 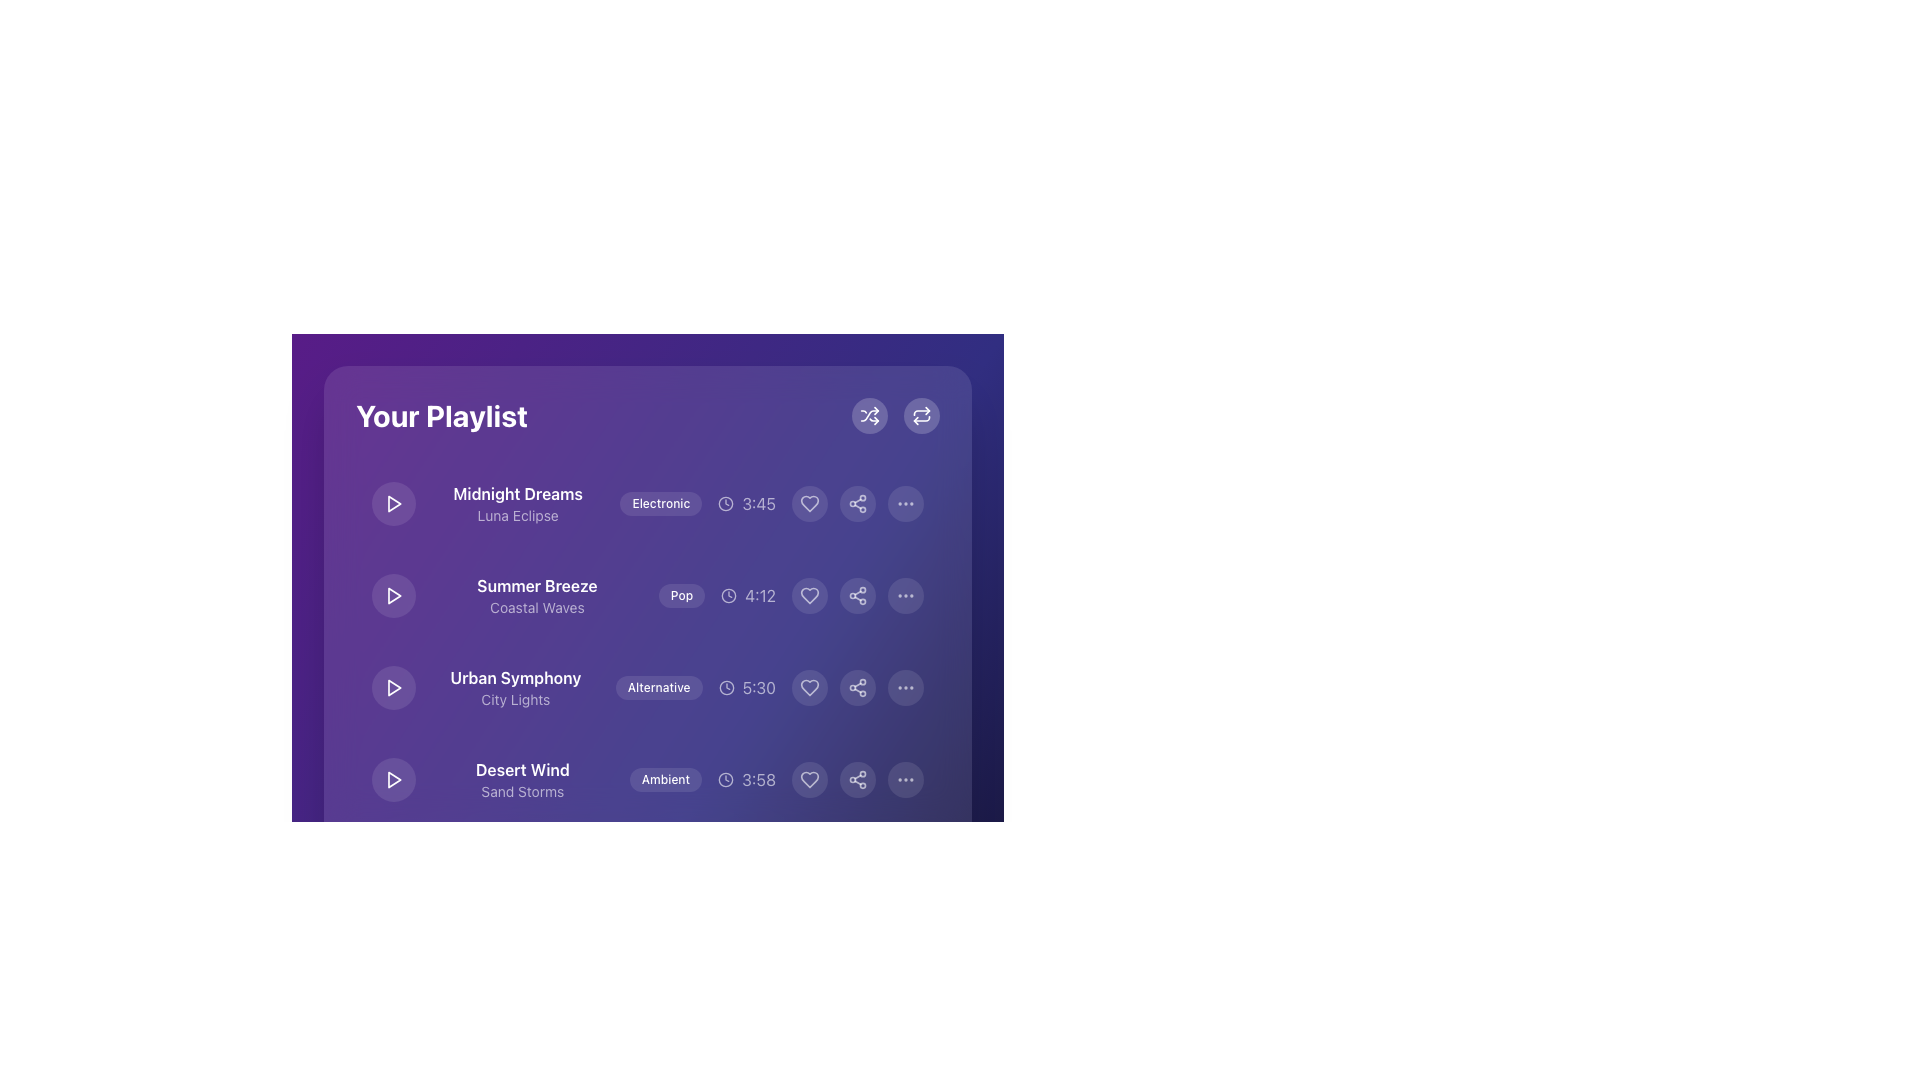 What do you see at coordinates (746, 686) in the screenshot?
I see `the text element indicating the duration of the song 'Urban Symphony', located in the third row of the playlist, right-aligned next to the 'Alternative' tag and the heart icon` at bounding box center [746, 686].